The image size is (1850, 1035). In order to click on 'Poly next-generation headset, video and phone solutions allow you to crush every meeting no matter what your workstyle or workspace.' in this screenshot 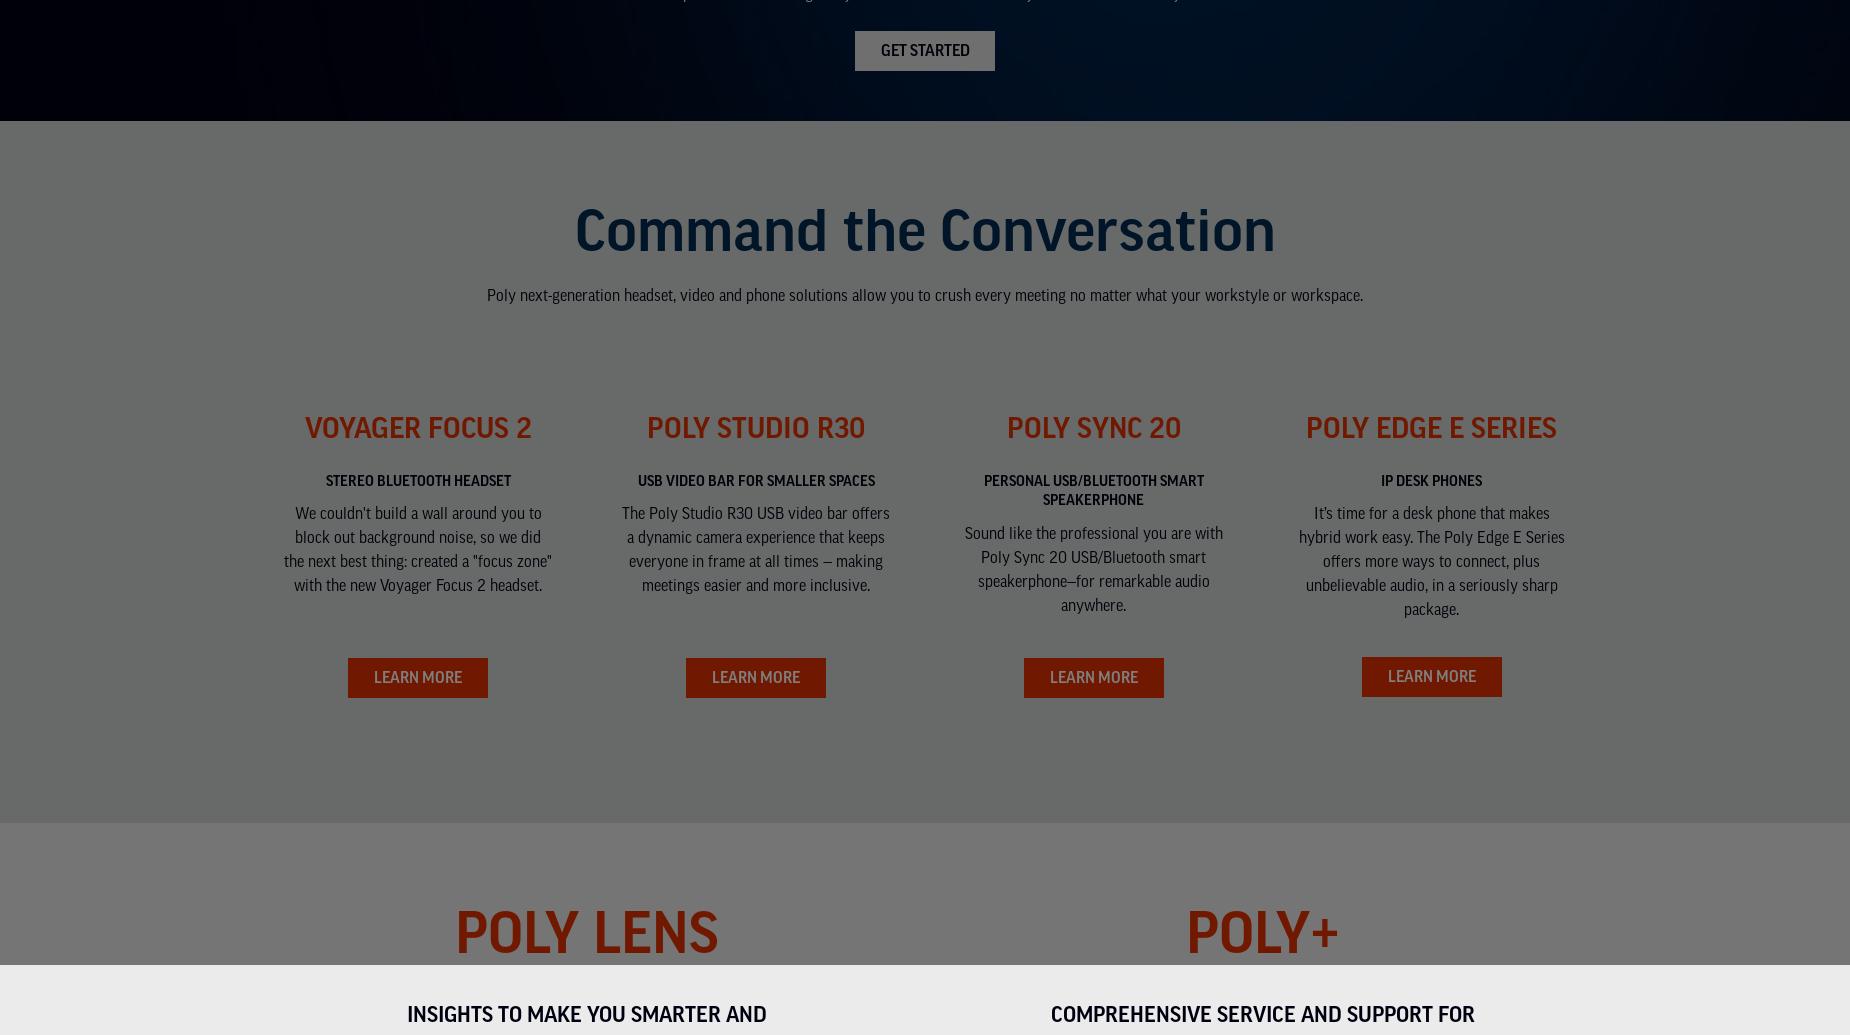, I will do `click(486, 294)`.